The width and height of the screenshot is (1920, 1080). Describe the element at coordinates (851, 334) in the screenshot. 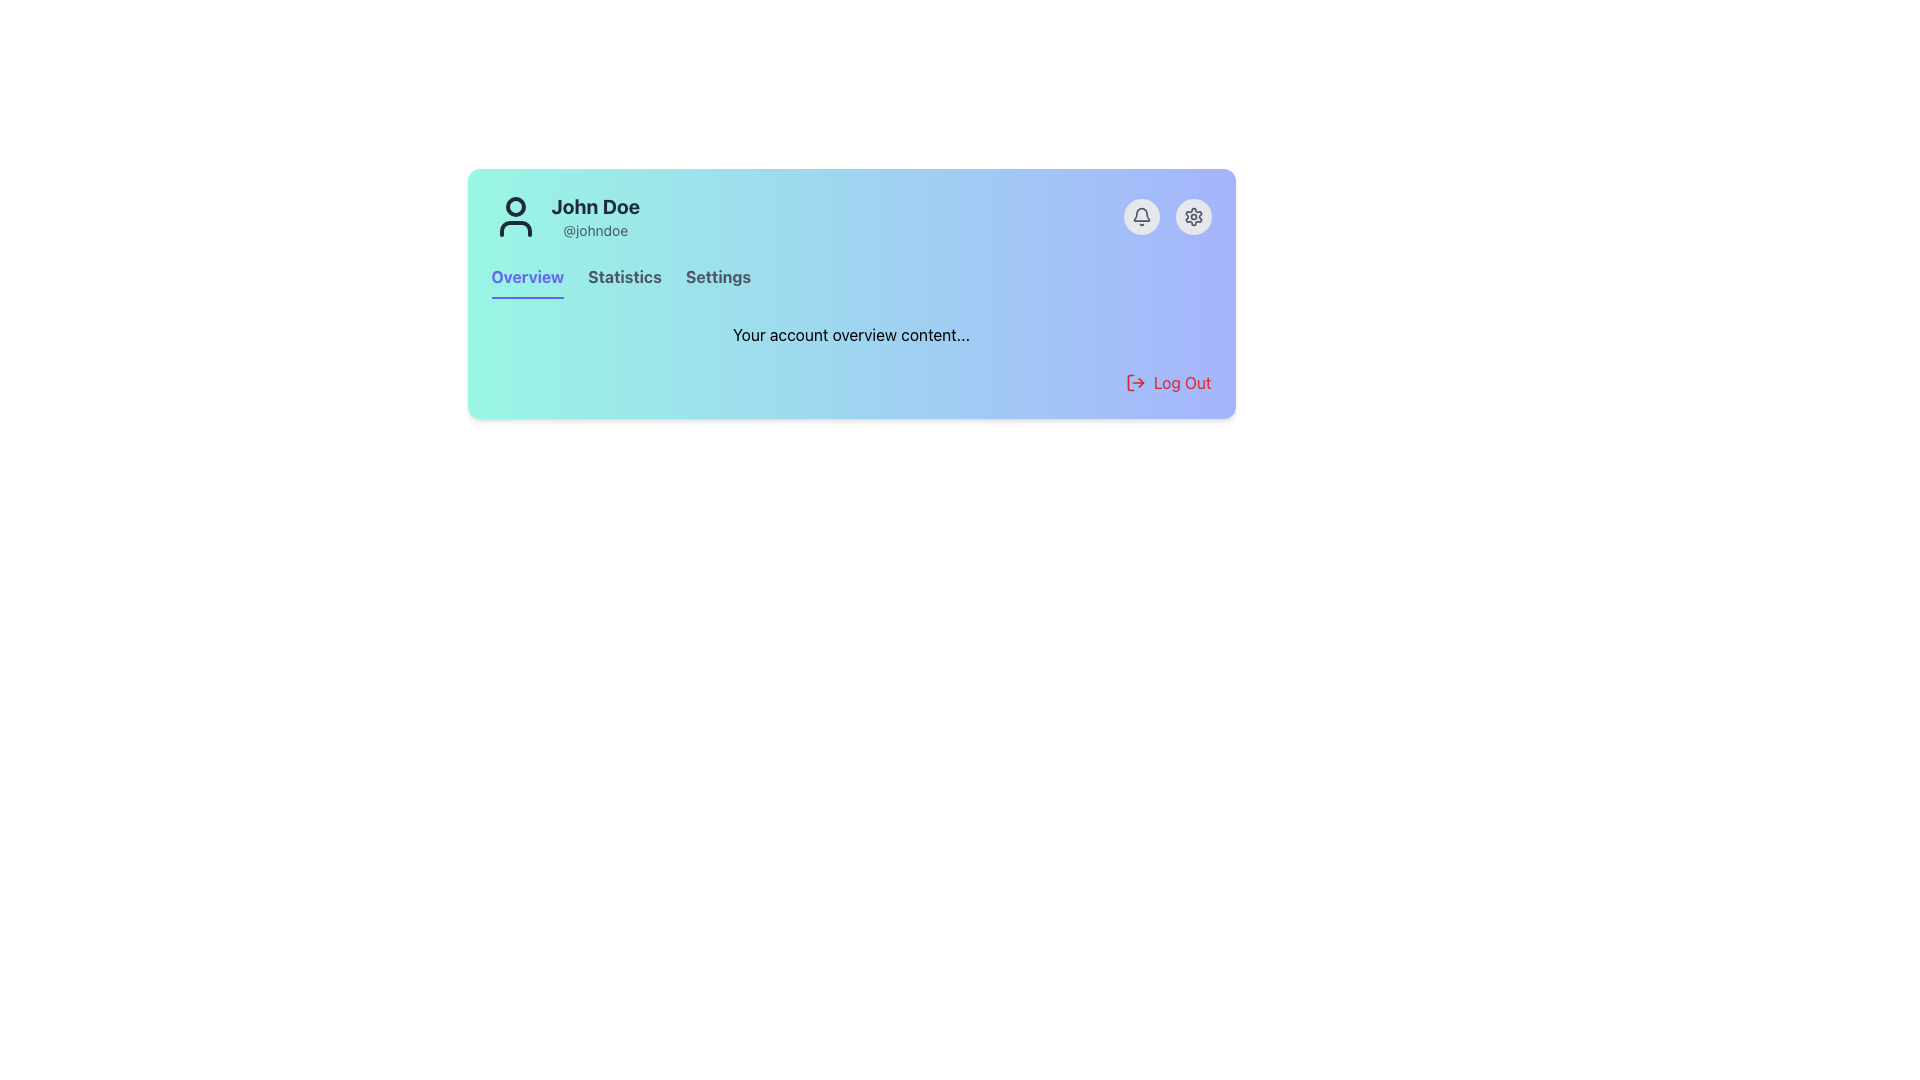

I see `the text element displaying 'Your account overview content...' in black on a gradient background, located below the navigation tabs` at that location.